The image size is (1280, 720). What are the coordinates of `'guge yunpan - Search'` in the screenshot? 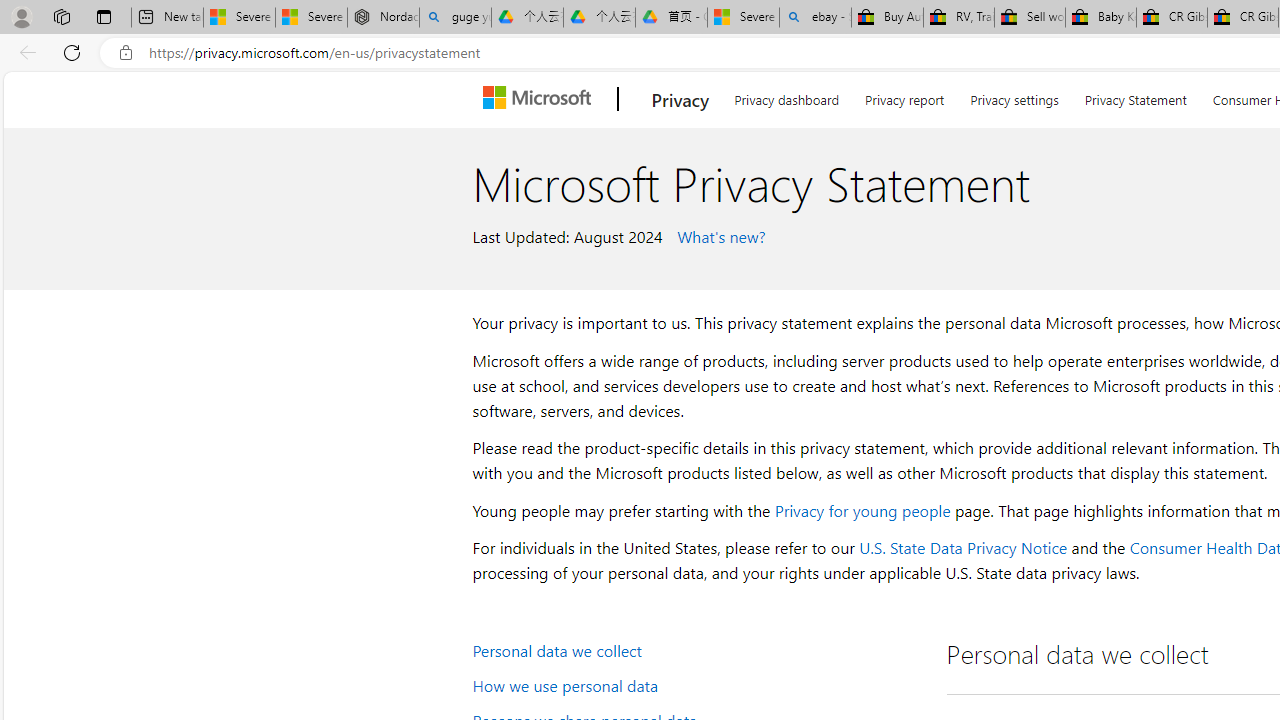 It's located at (454, 17).